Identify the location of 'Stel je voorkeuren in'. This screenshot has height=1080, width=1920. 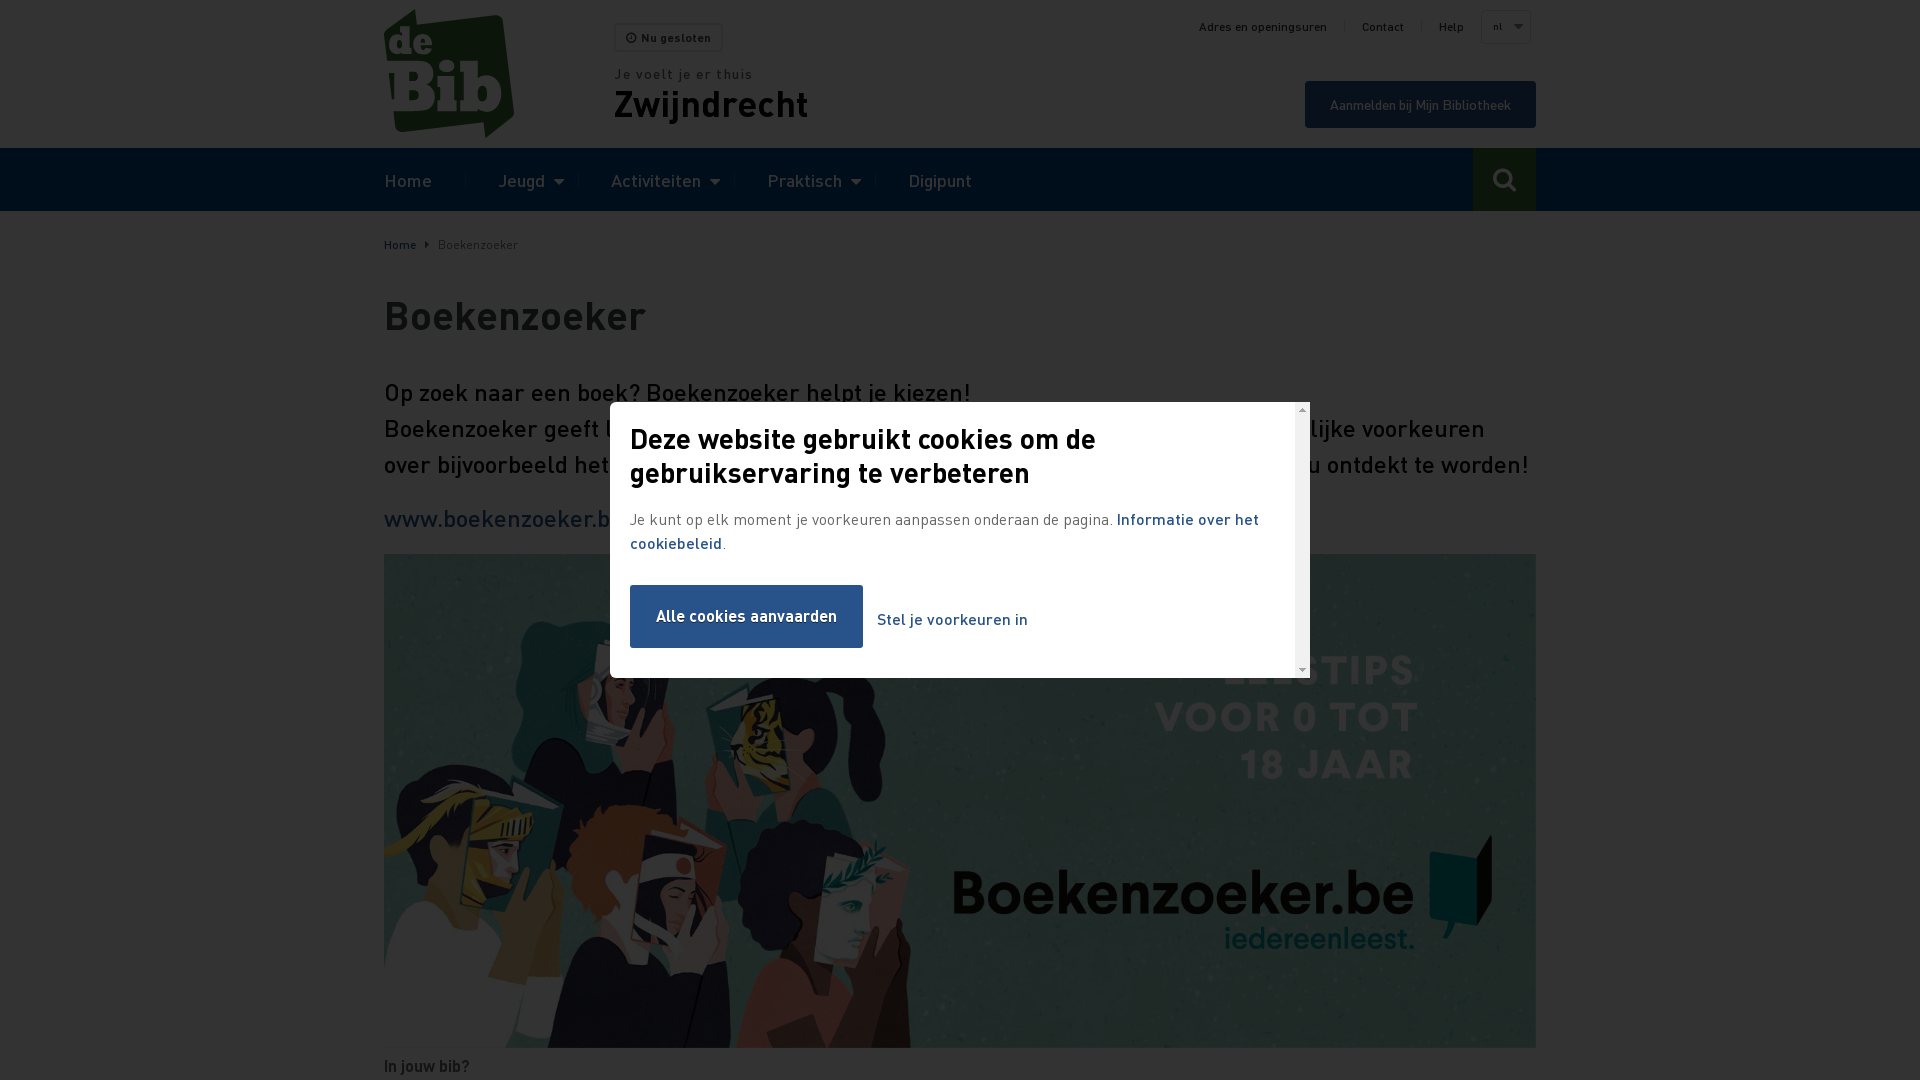
(951, 618).